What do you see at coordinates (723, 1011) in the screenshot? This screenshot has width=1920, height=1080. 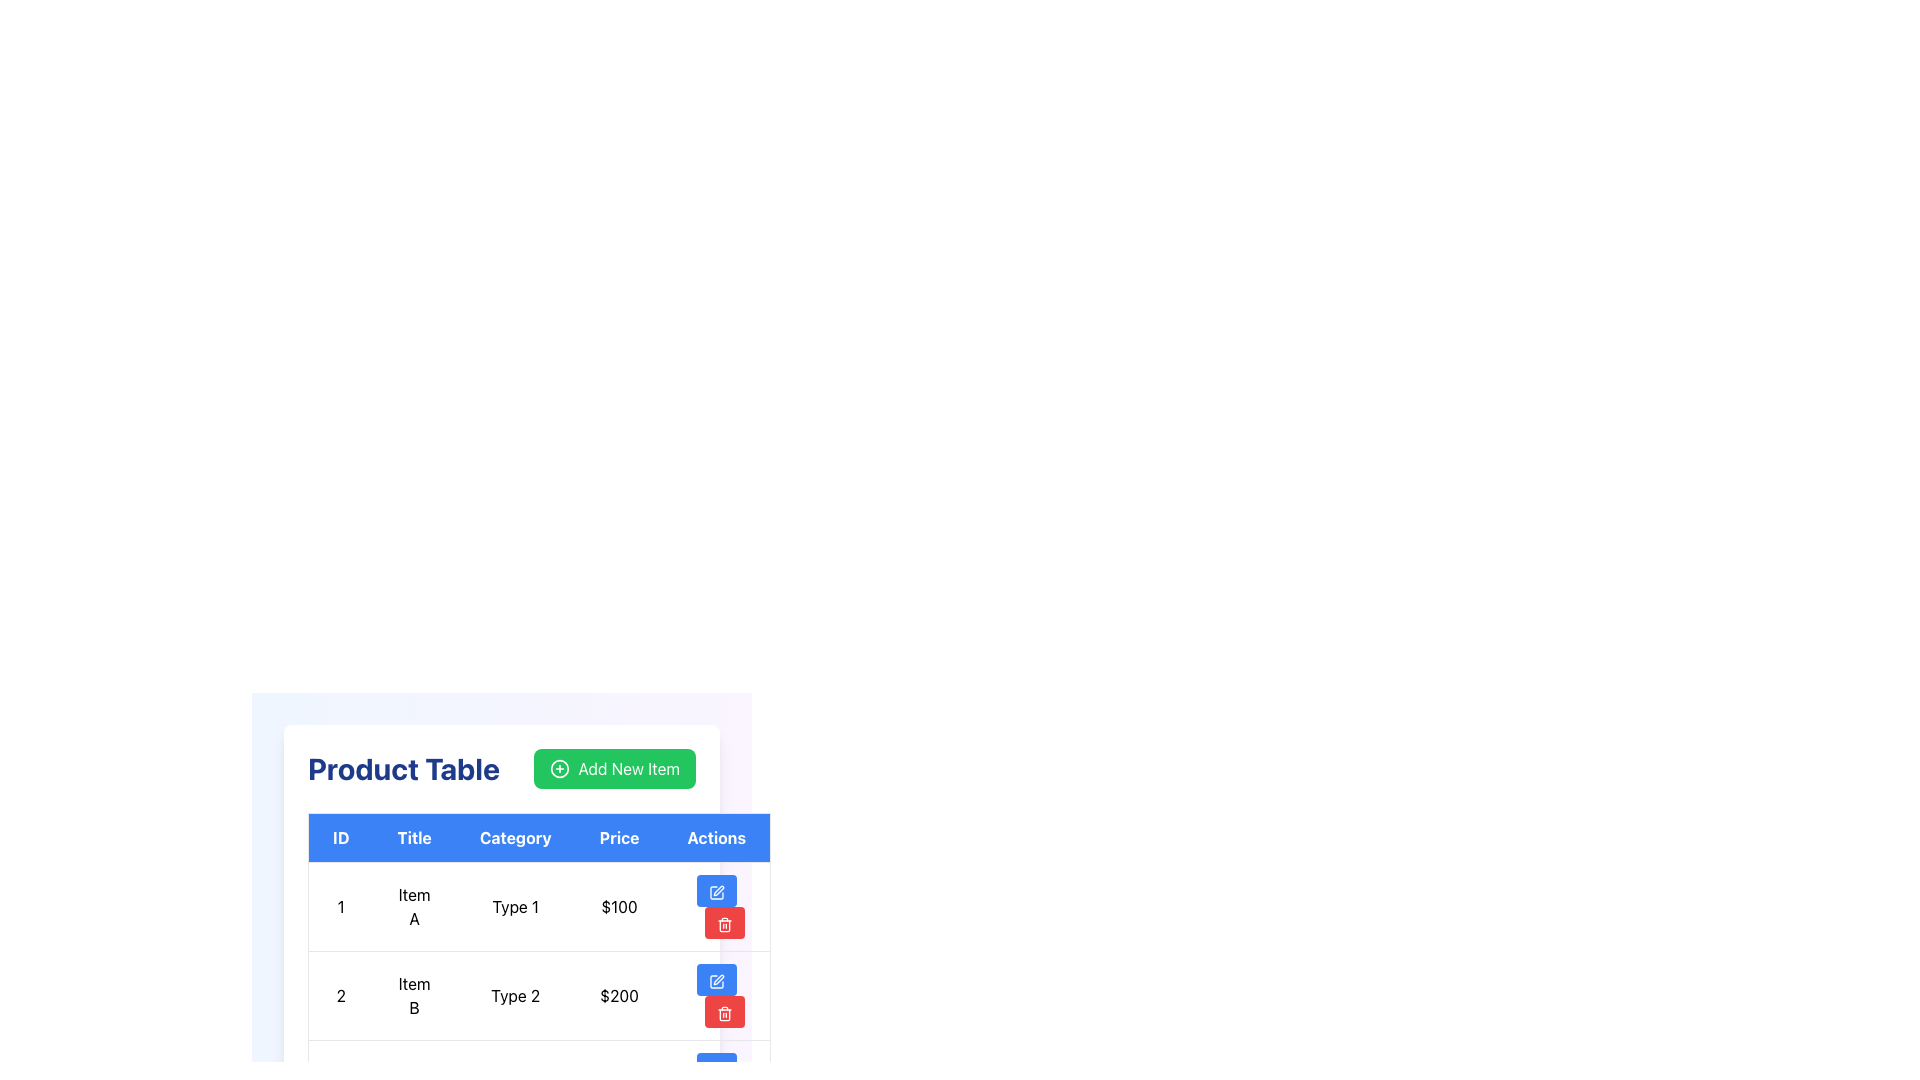 I see `the red rectangular button with a white trash can icon located in the second row of the 'Actions' column in the table` at bounding box center [723, 1011].